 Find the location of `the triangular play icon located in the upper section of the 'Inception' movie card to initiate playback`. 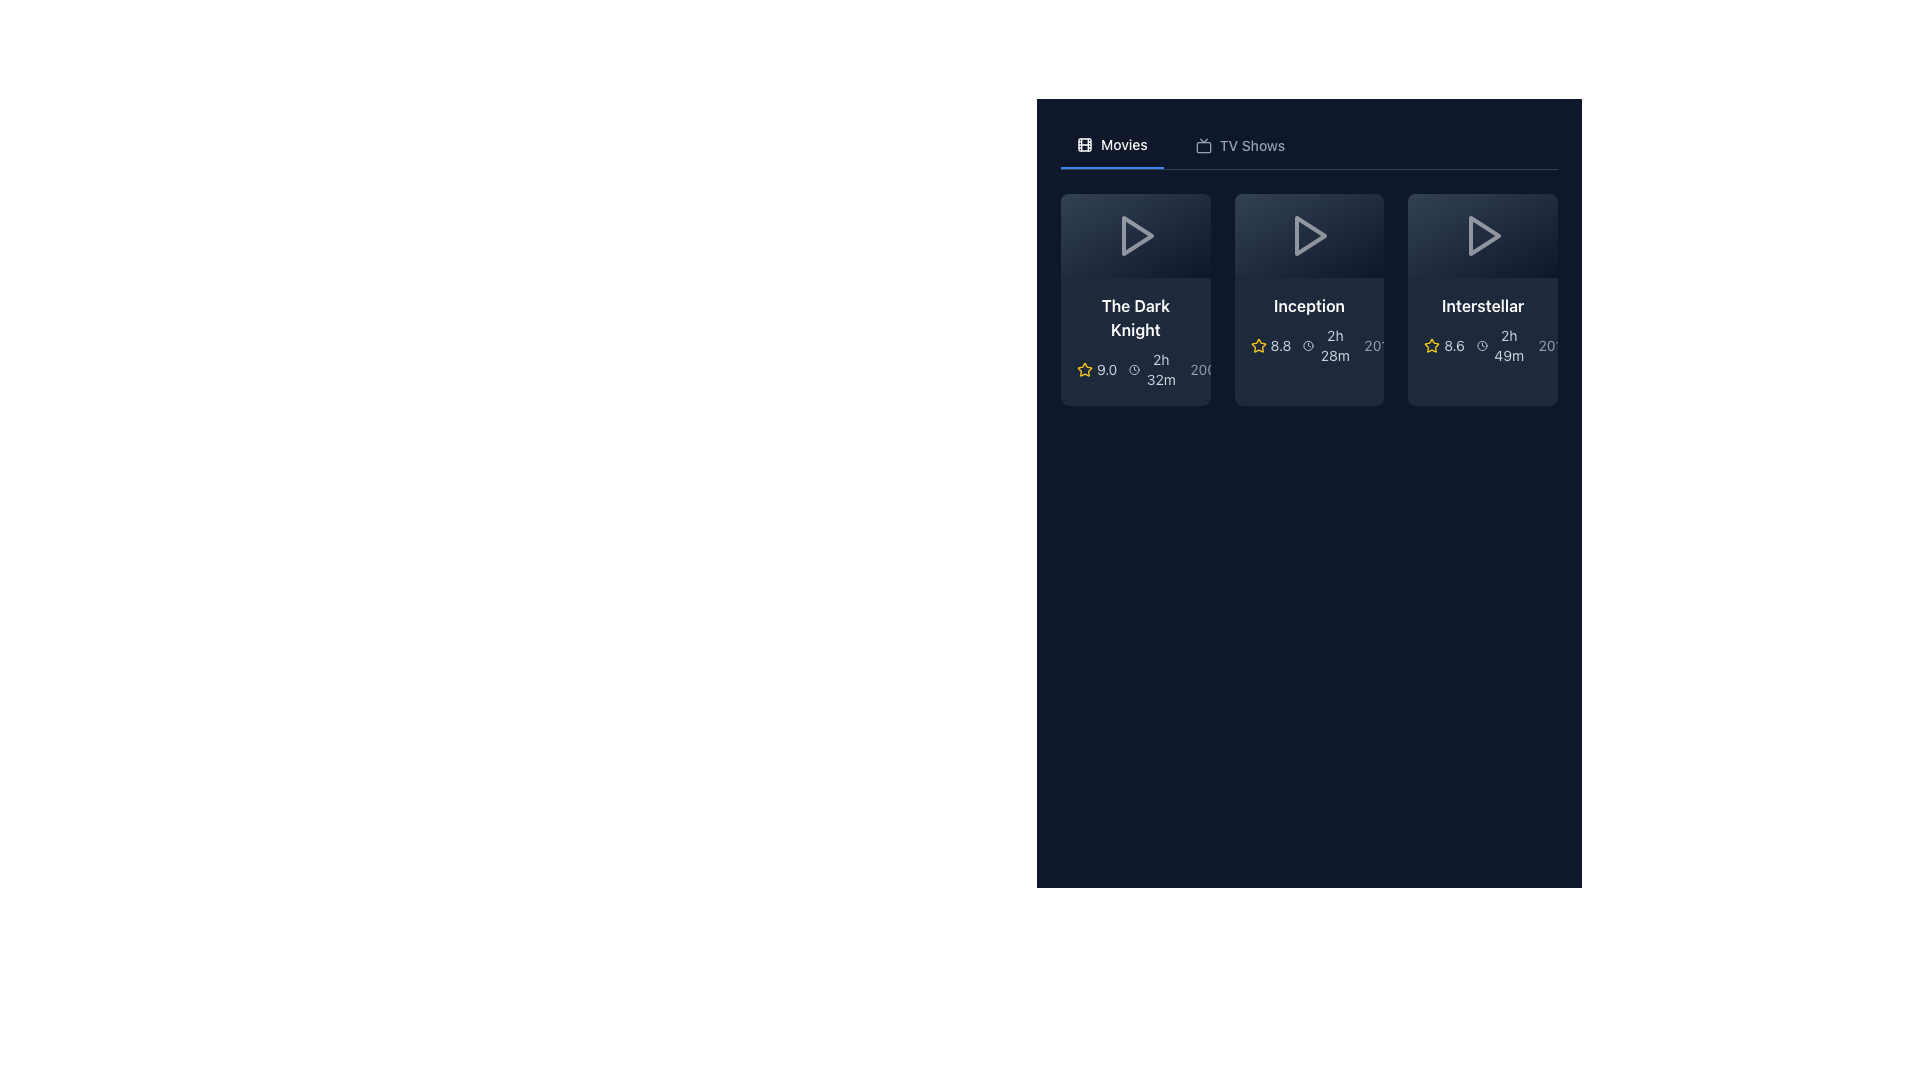

the triangular play icon located in the upper section of the 'Inception' movie card to initiate playback is located at coordinates (1311, 235).